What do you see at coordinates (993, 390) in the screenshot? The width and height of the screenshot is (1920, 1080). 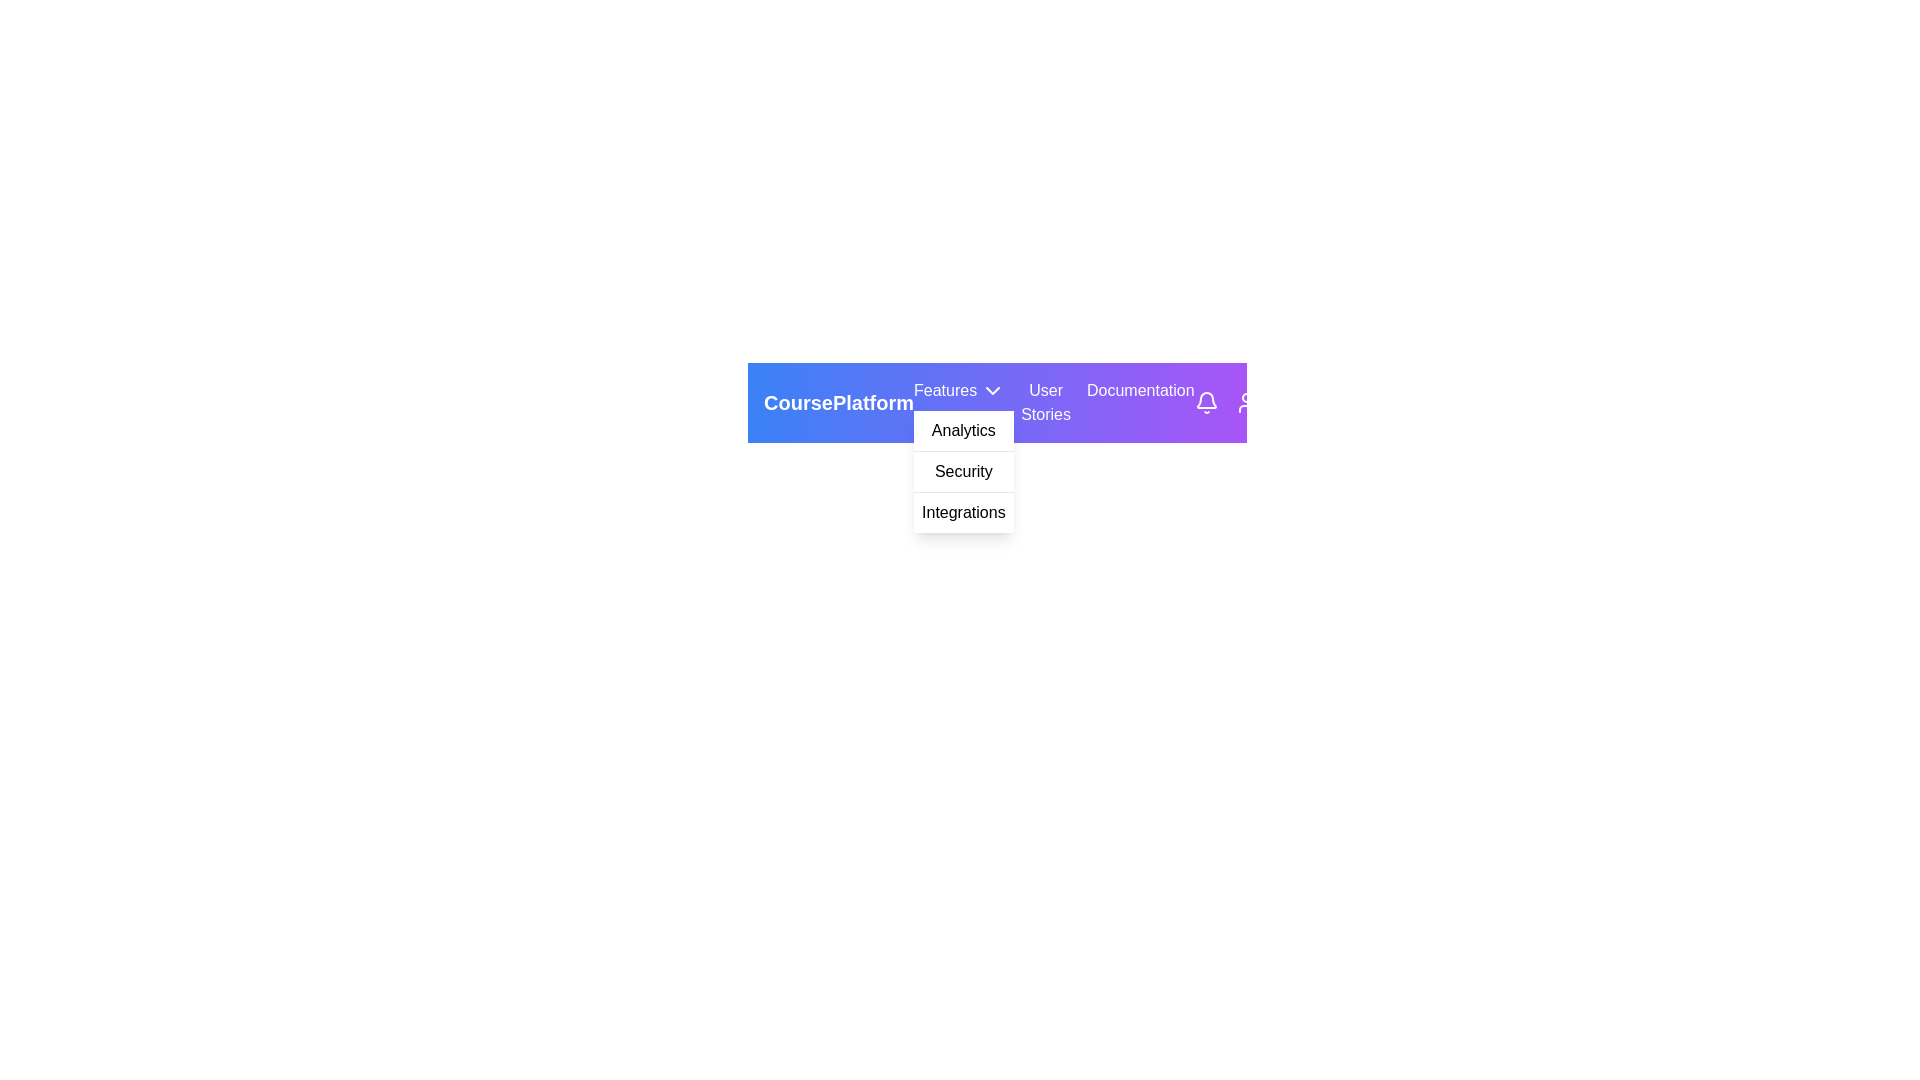 I see `the dropdown icon next to the 'Features' text in the top navigation bar` at bounding box center [993, 390].